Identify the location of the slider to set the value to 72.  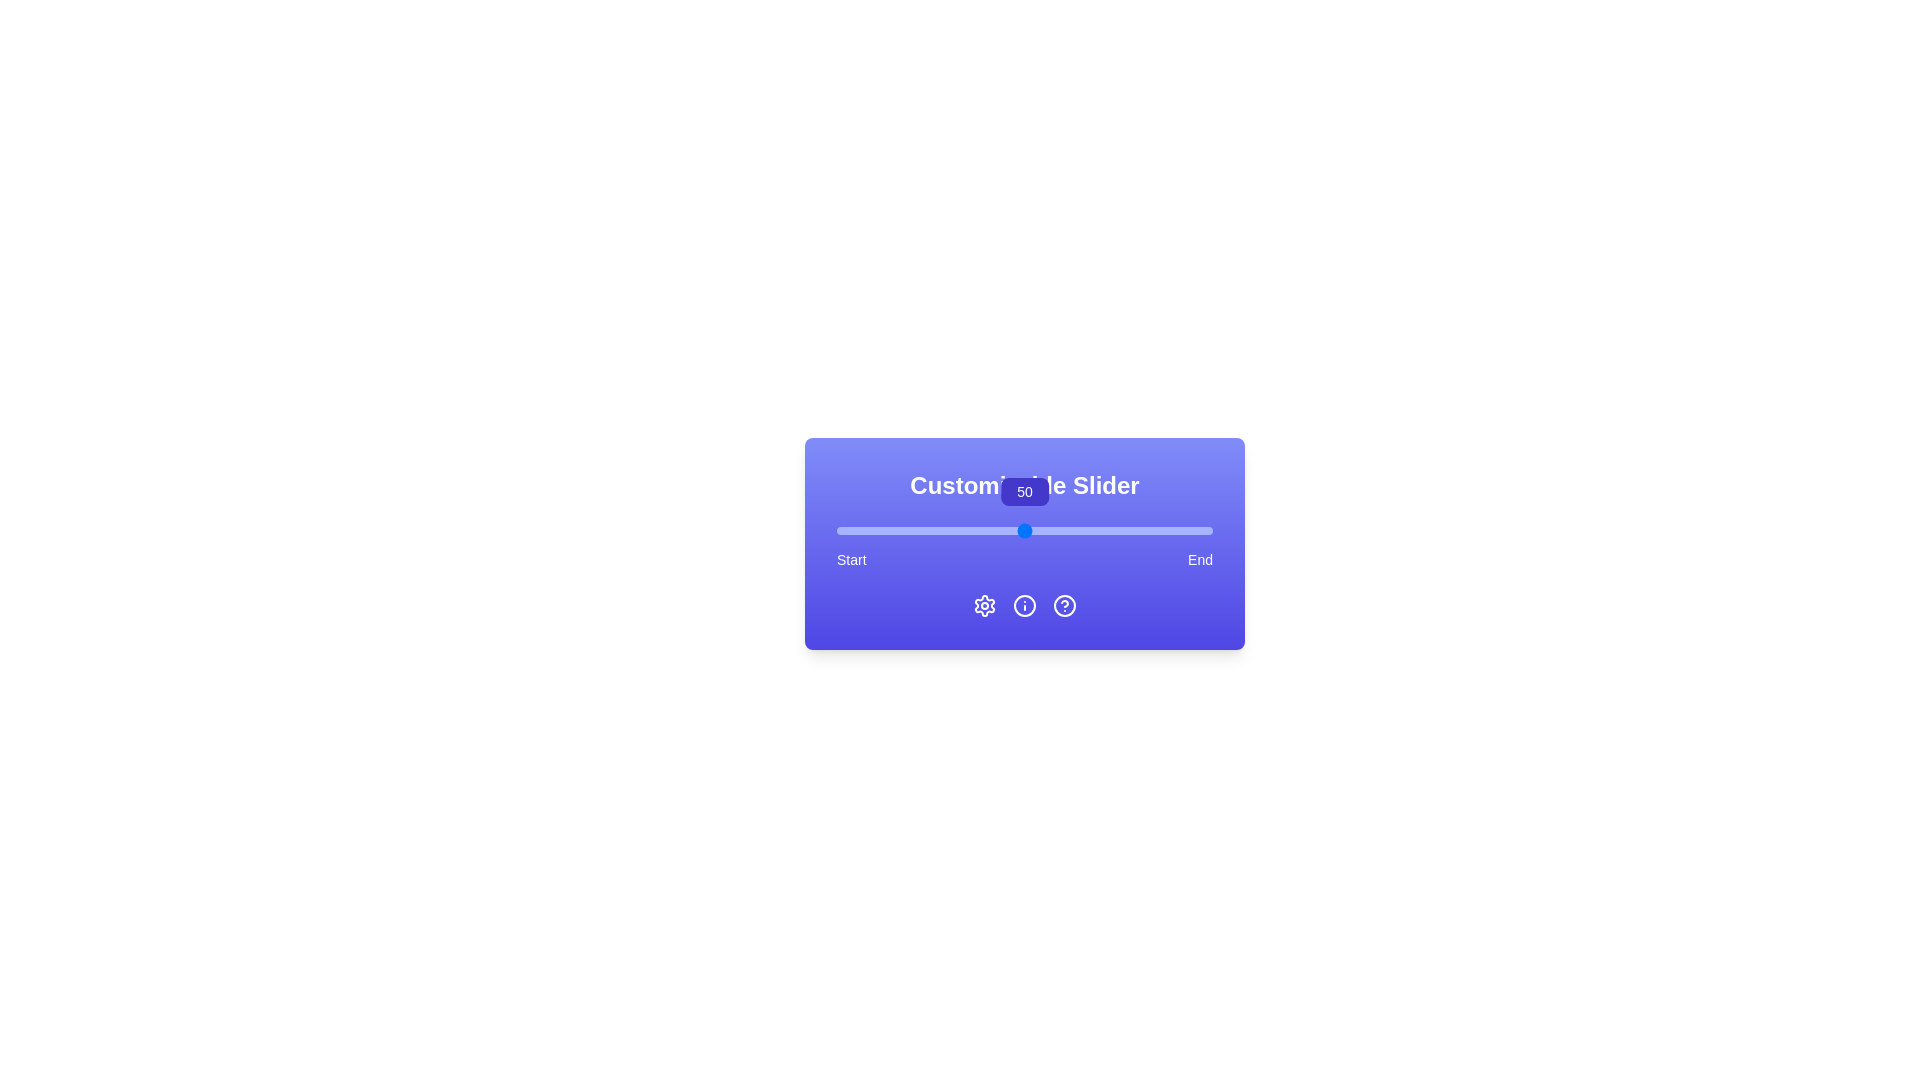
(1106, 530).